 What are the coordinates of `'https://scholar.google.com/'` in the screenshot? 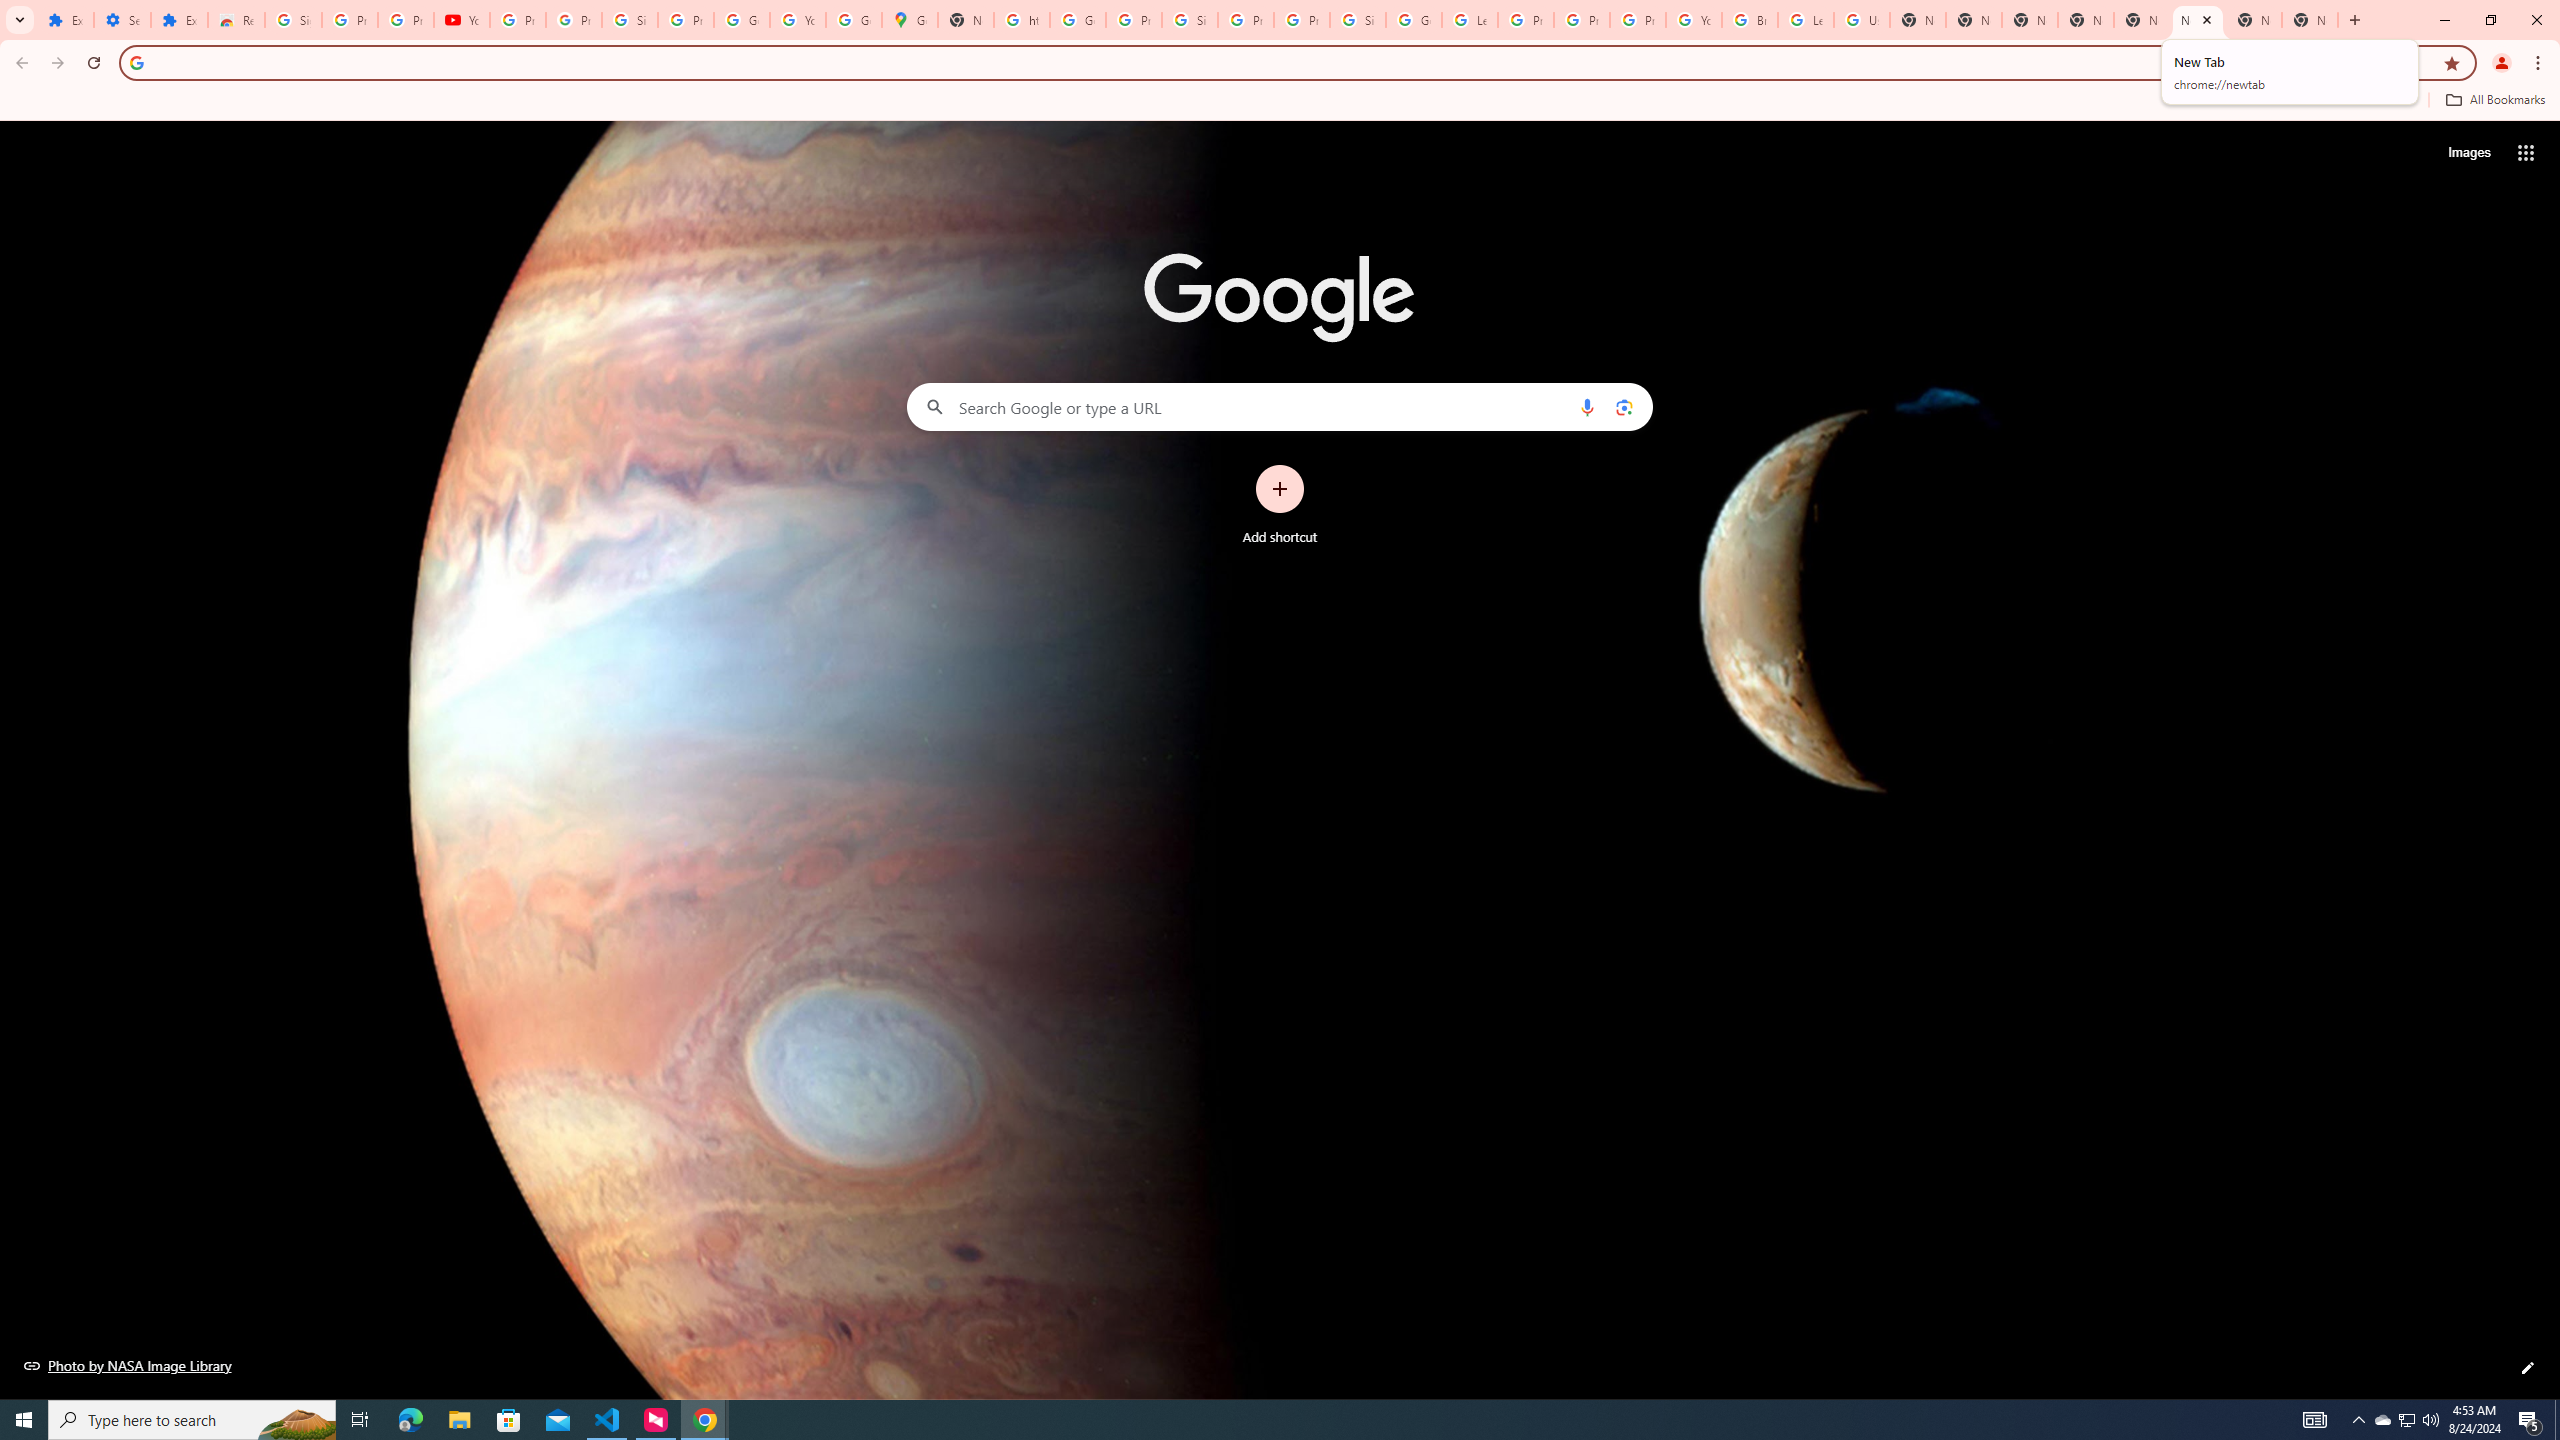 It's located at (1022, 19).